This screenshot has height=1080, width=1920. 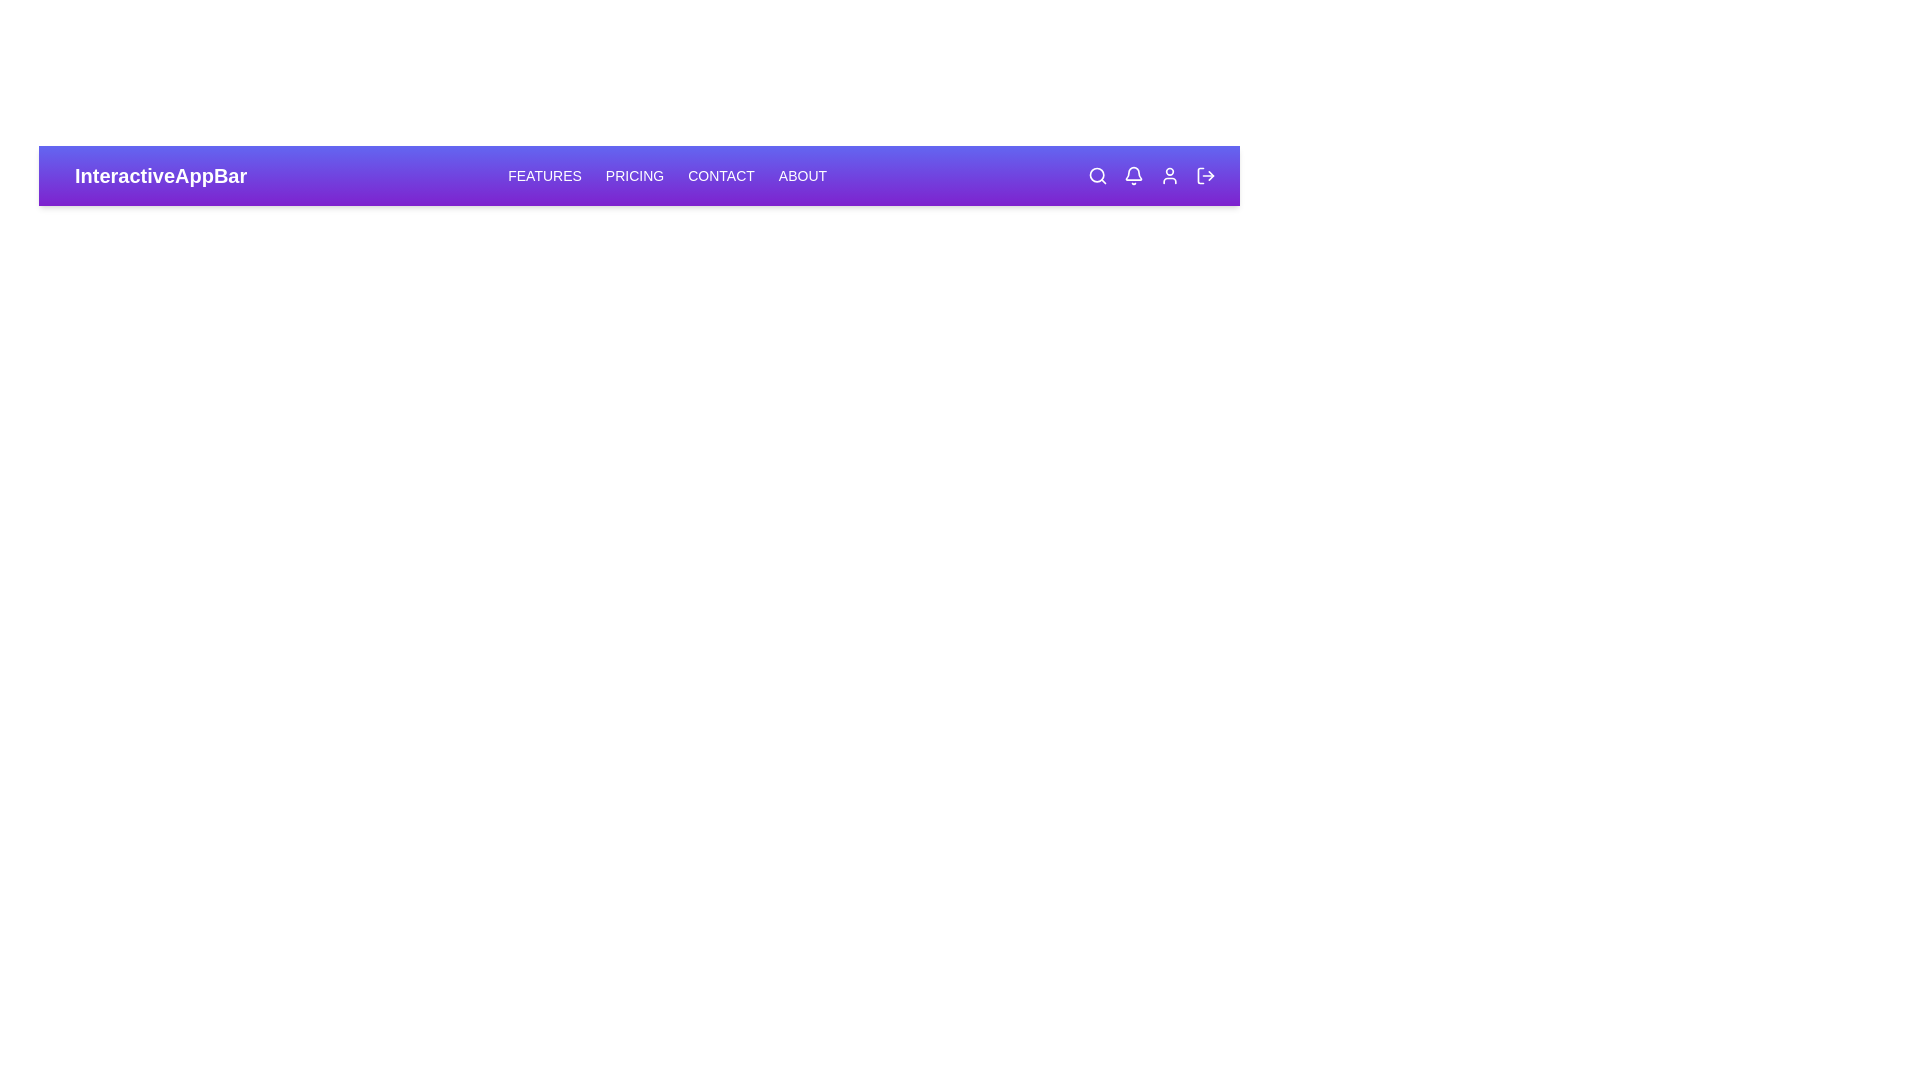 What do you see at coordinates (720, 175) in the screenshot?
I see `the 'Contact' link in the navigation bar` at bounding box center [720, 175].